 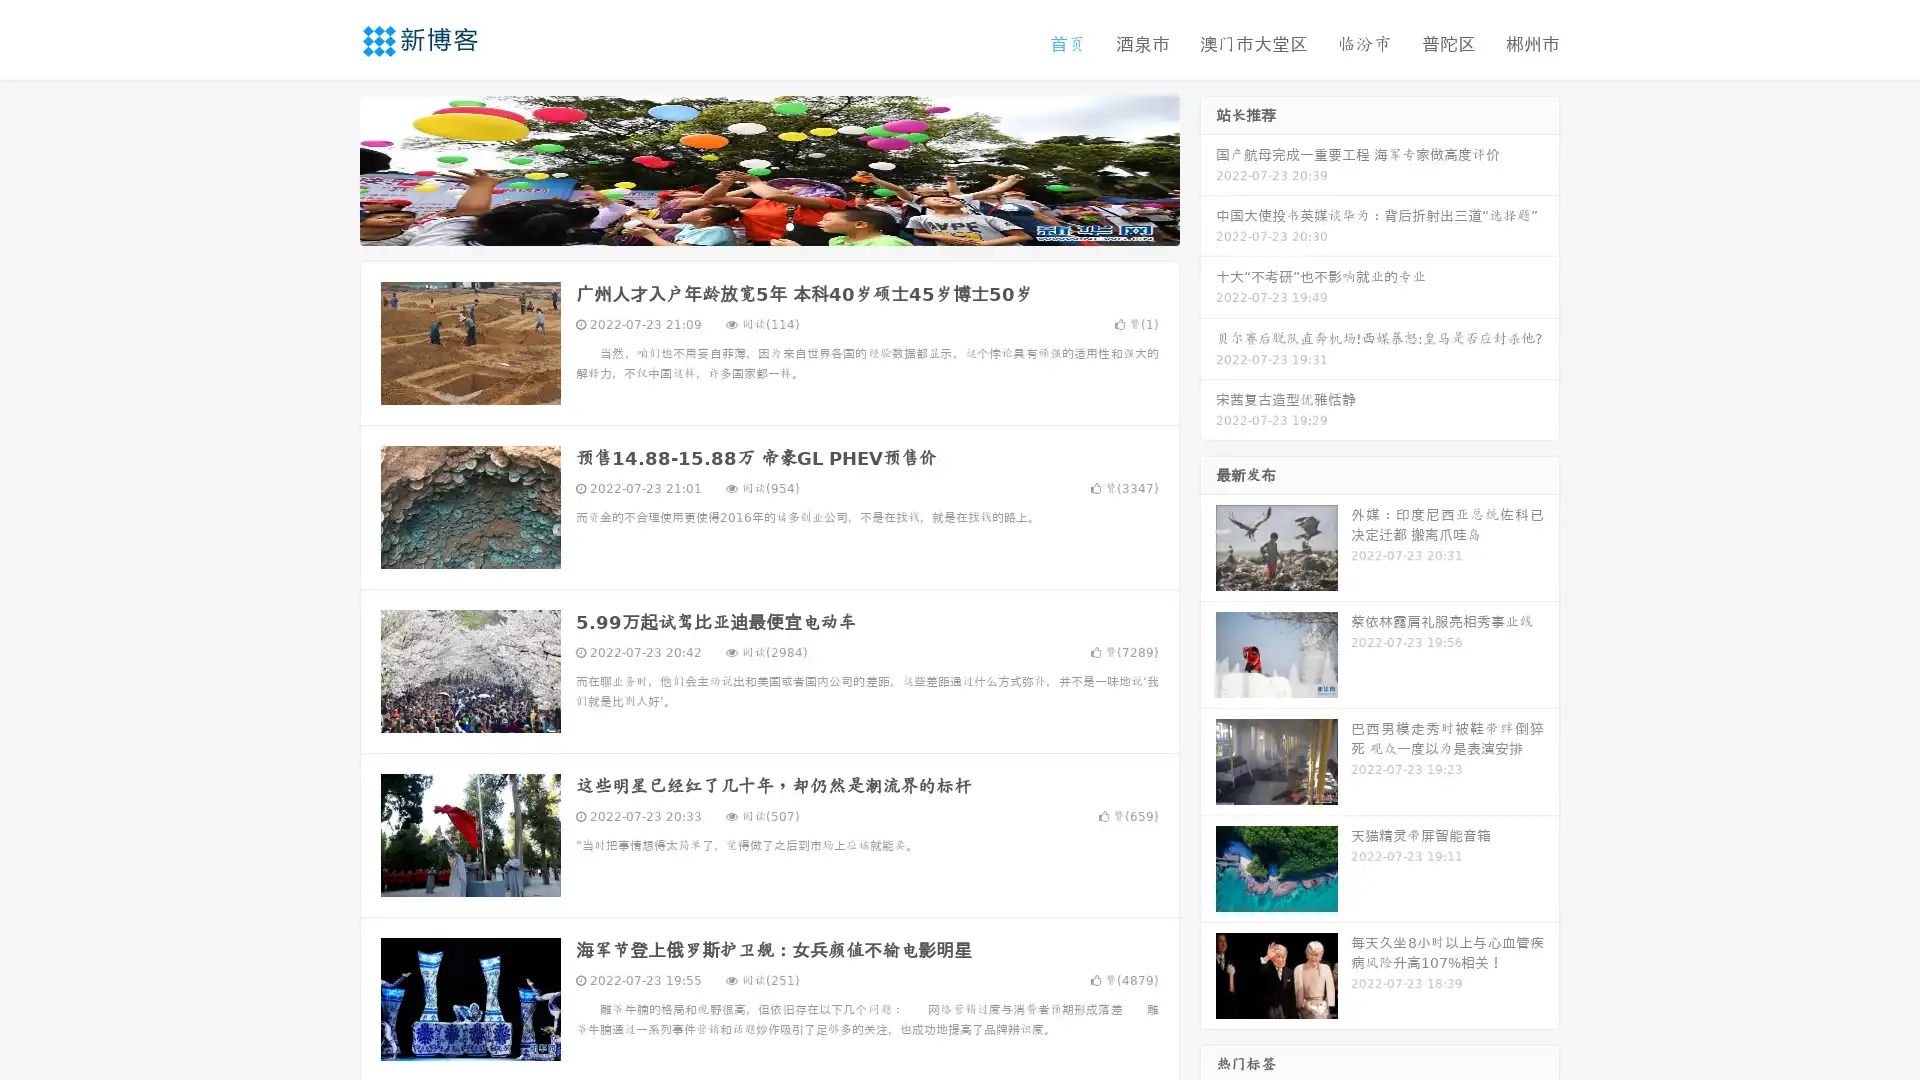 I want to click on Go to slide 2, so click(x=768, y=225).